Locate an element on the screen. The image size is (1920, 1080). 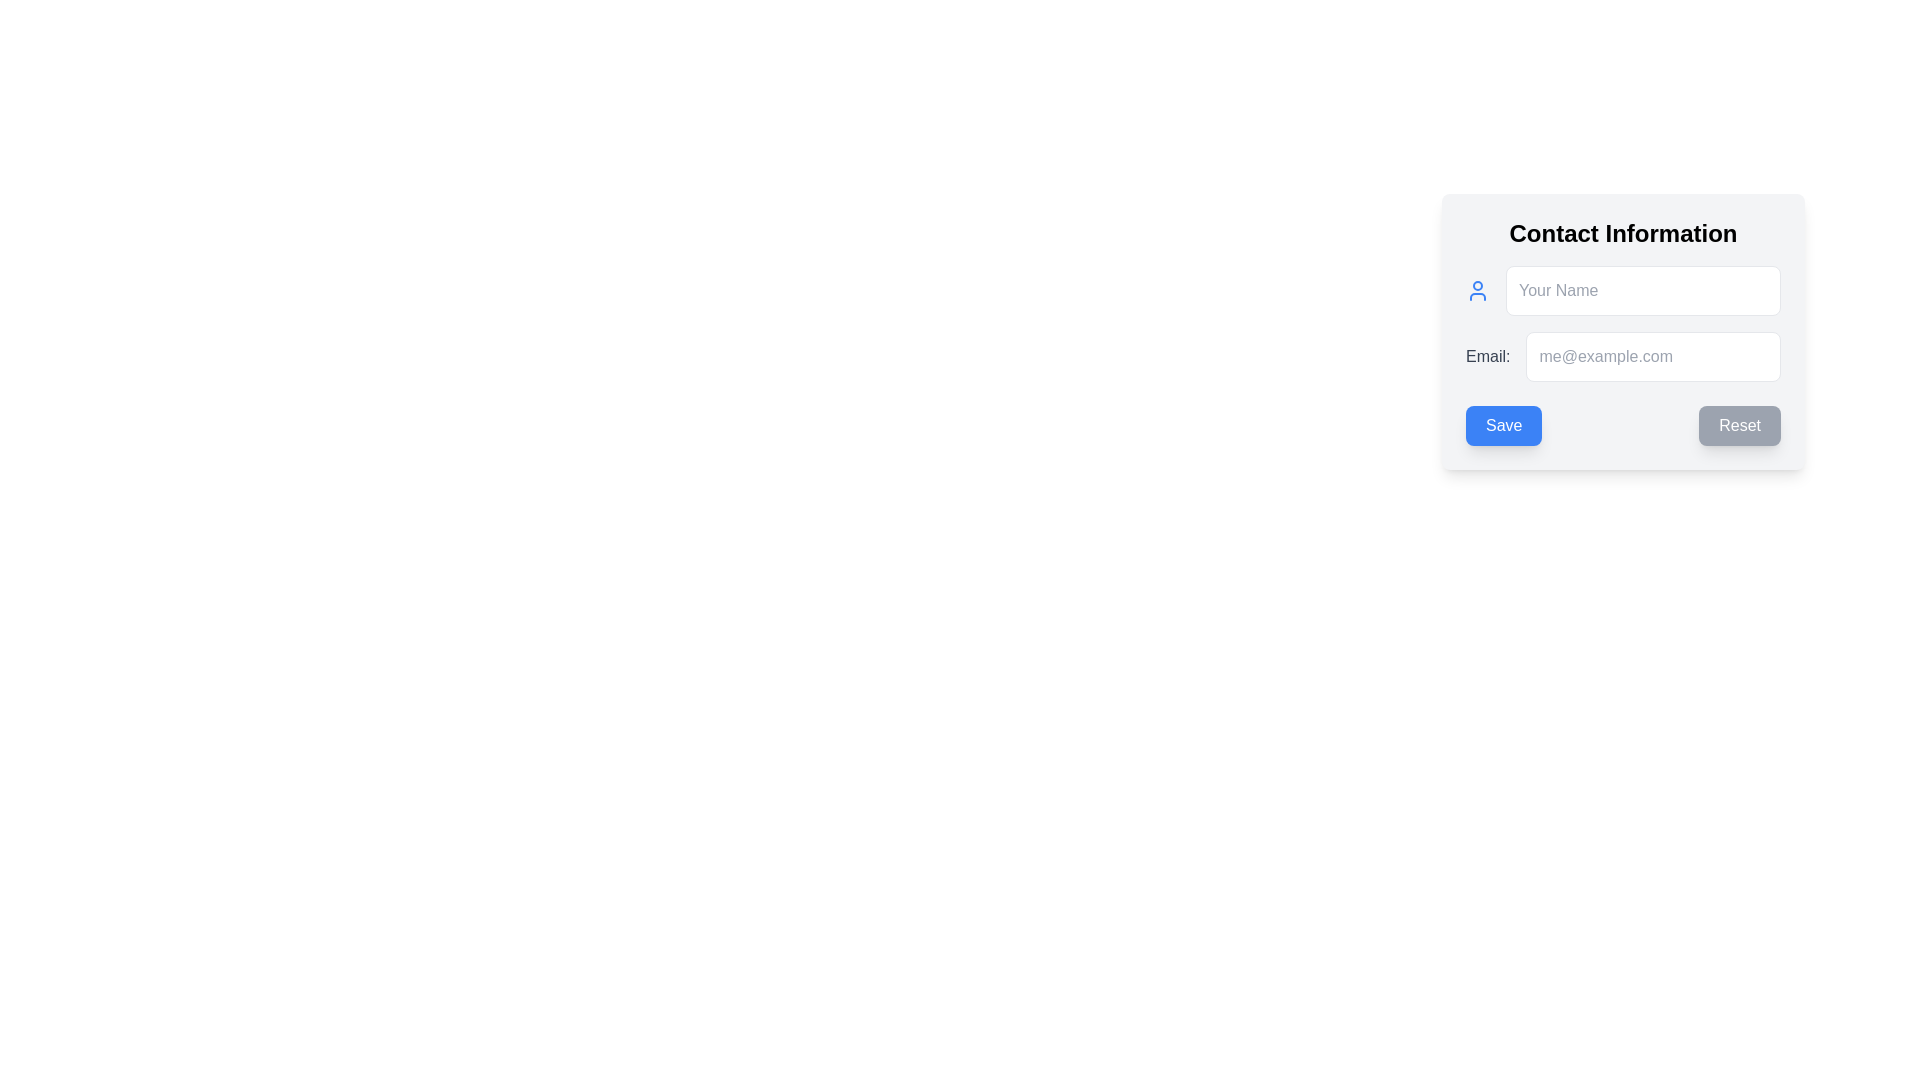
the user icon, which is a blue SVG representation of a person's outline located to the left of the text input field labeled 'Your Name' within the 'Contact Information' card is located at coordinates (1478, 290).